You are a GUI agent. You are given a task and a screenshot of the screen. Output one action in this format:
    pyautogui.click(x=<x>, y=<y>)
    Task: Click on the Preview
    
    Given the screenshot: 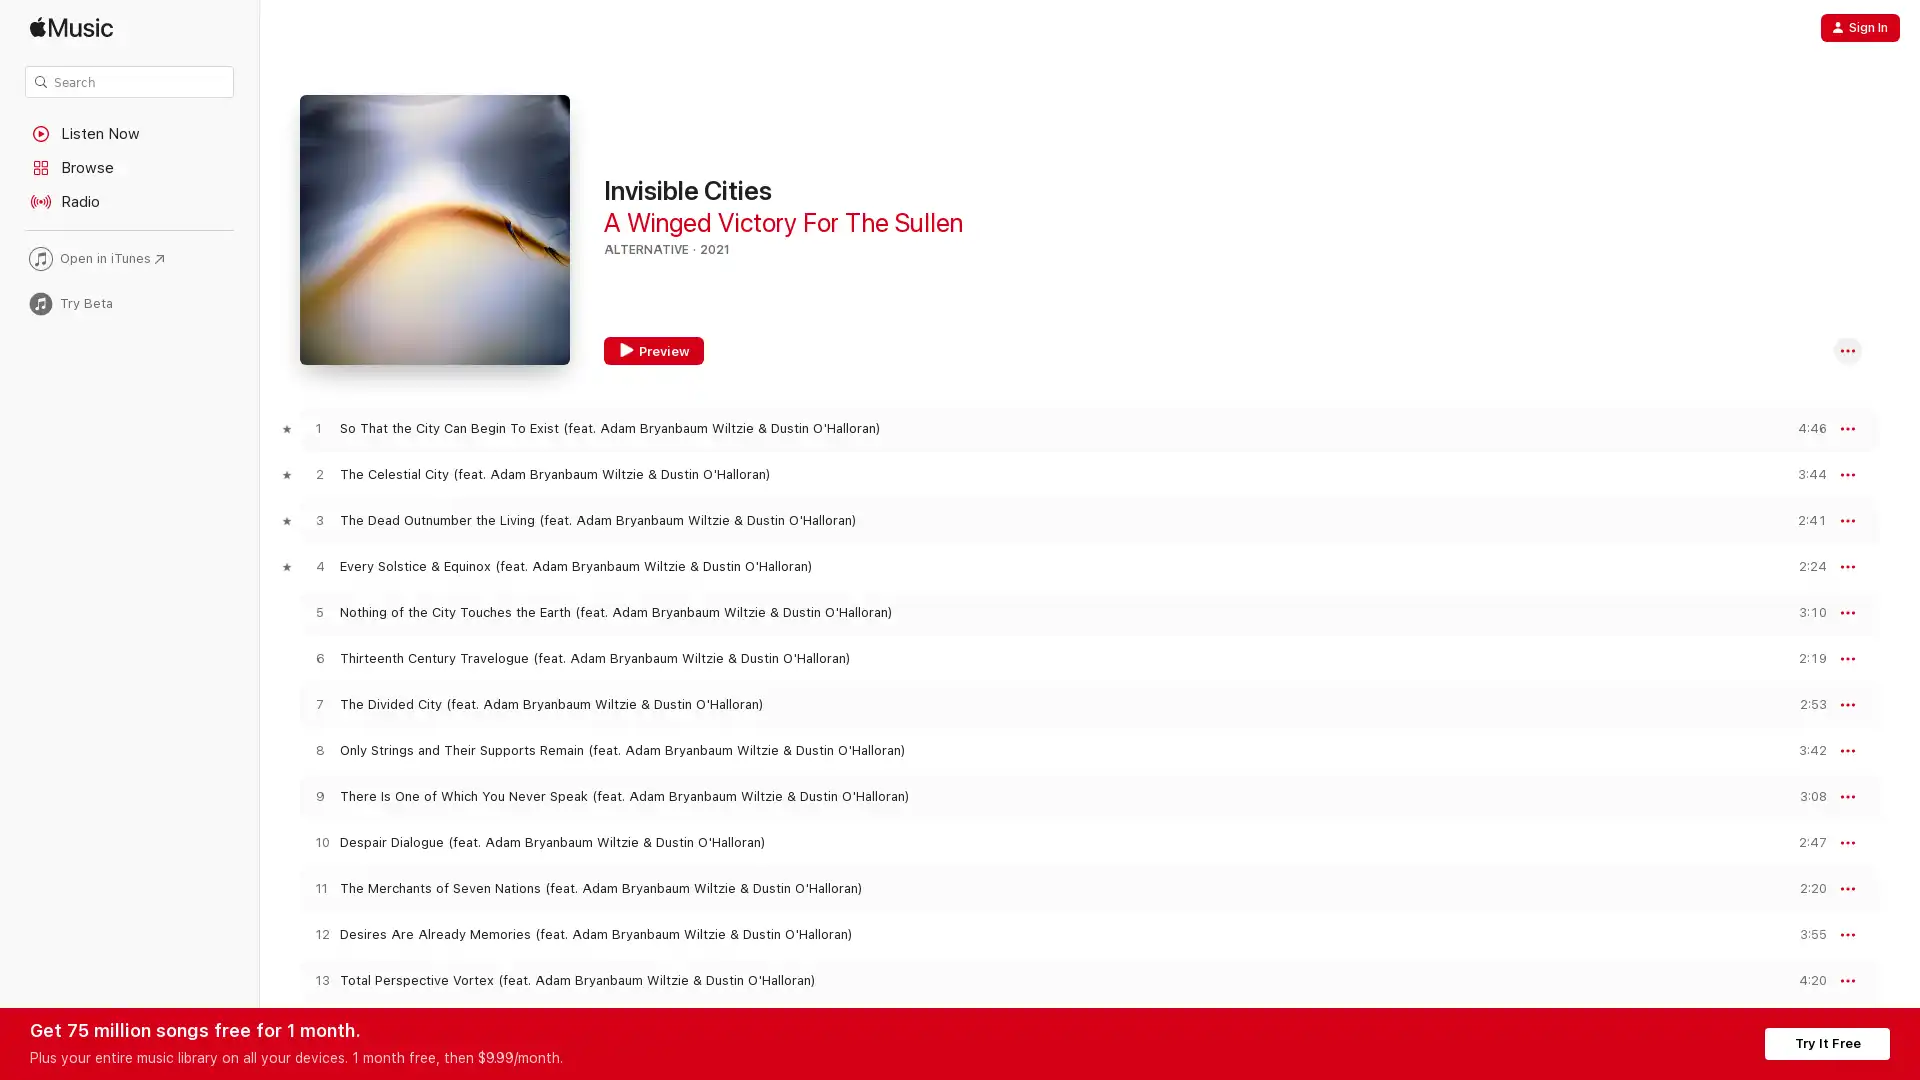 What is the action you would take?
    pyautogui.click(x=1804, y=611)
    